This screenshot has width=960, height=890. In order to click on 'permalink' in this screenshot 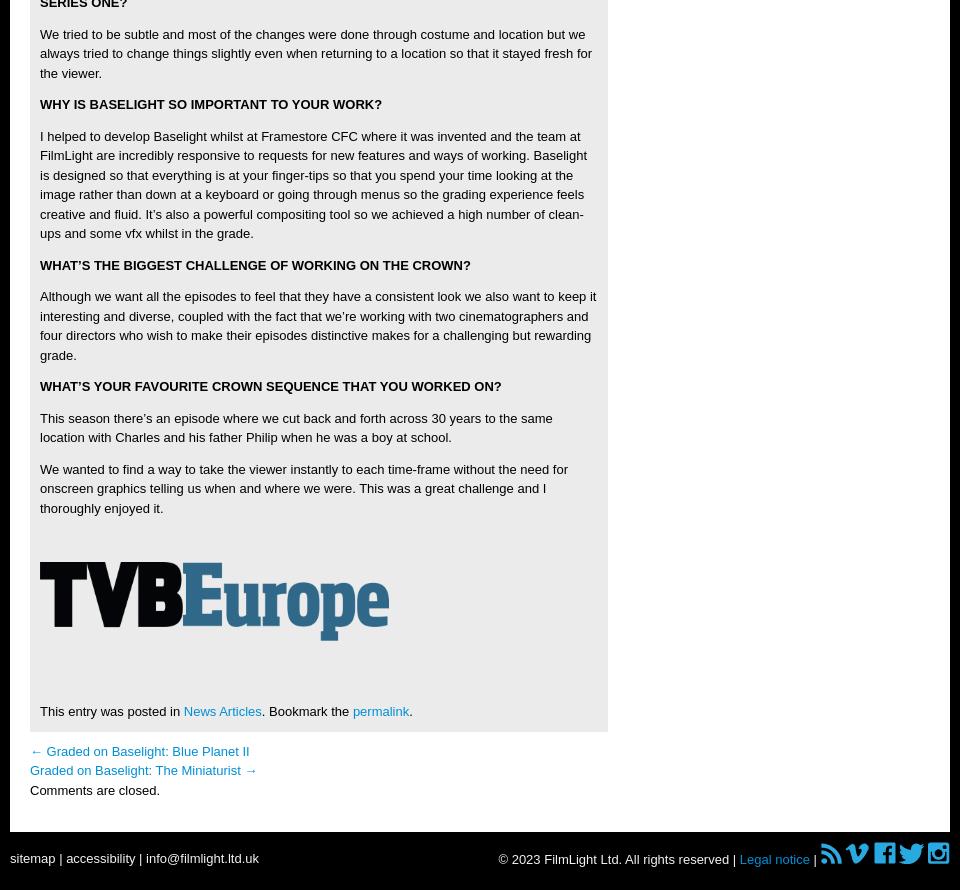, I will do `click(379, 710)`.